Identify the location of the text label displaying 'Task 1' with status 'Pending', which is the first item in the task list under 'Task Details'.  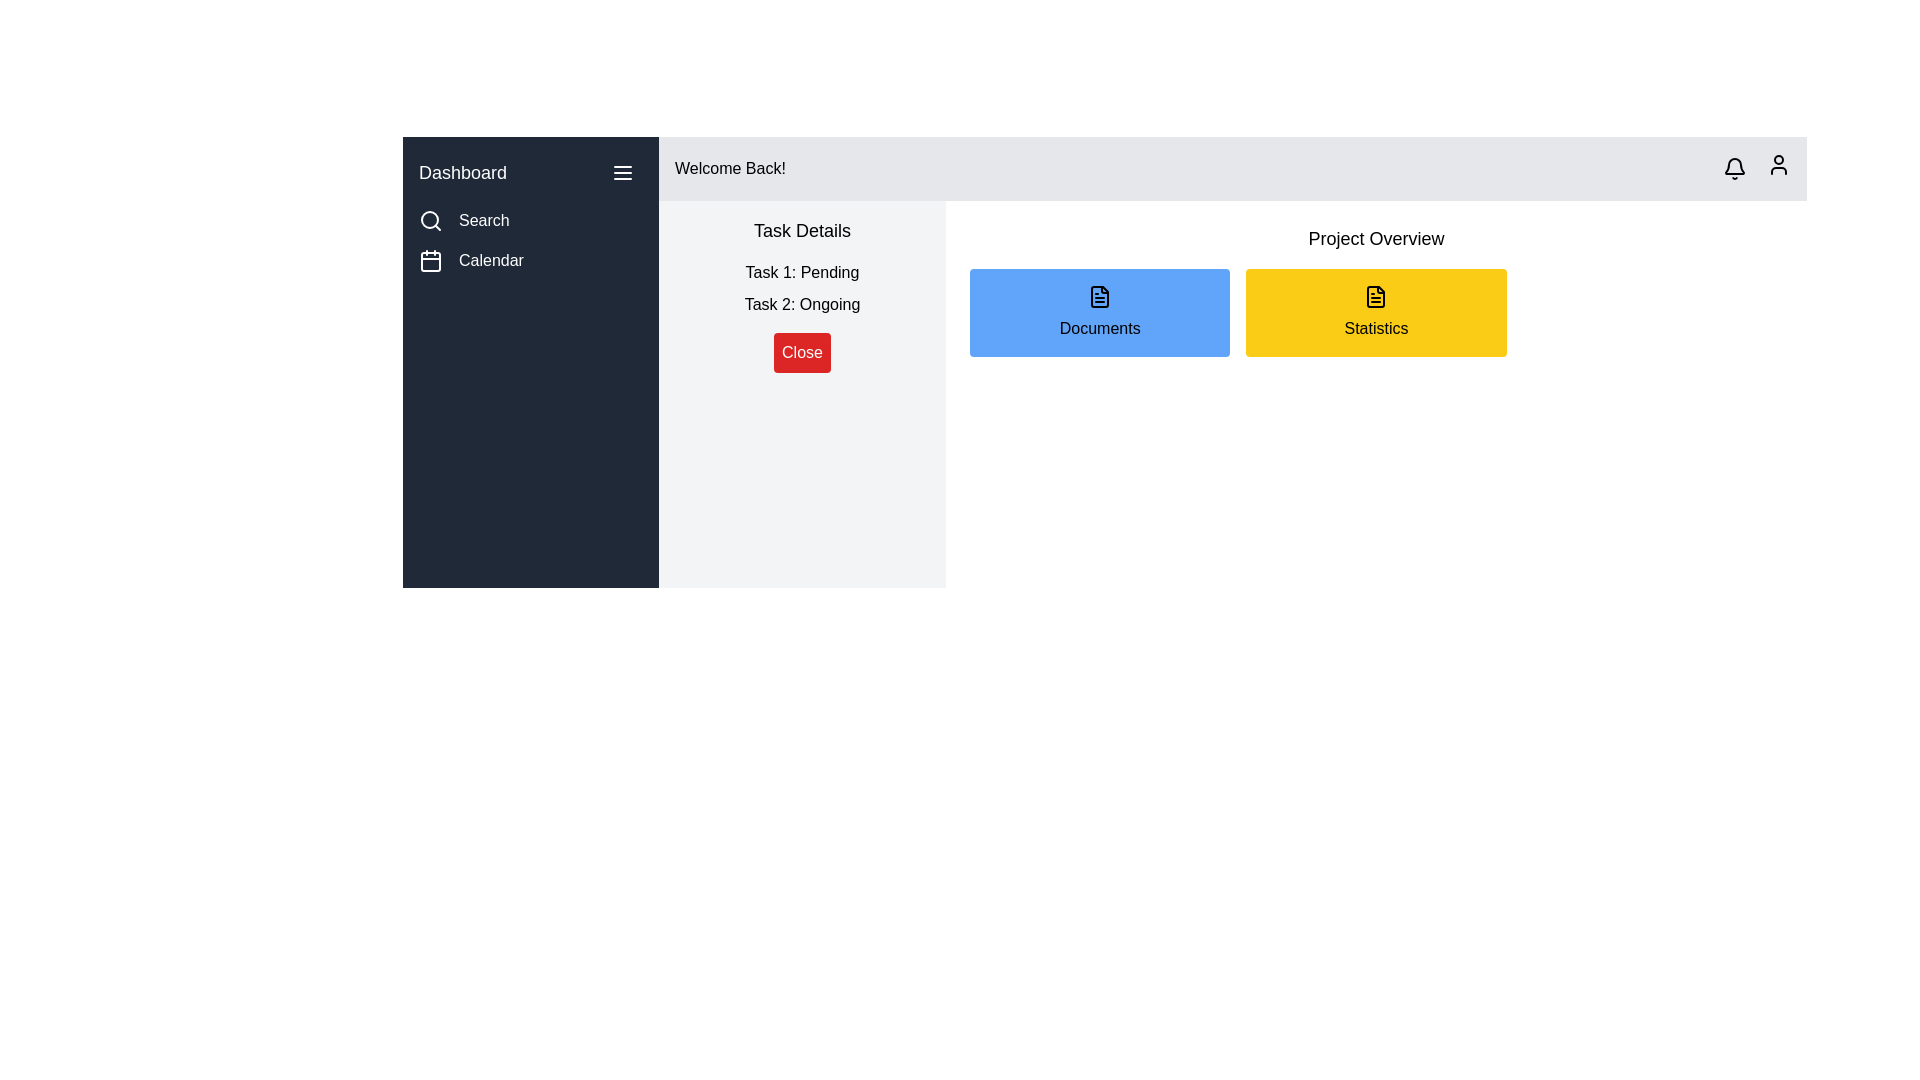
(802, 273).